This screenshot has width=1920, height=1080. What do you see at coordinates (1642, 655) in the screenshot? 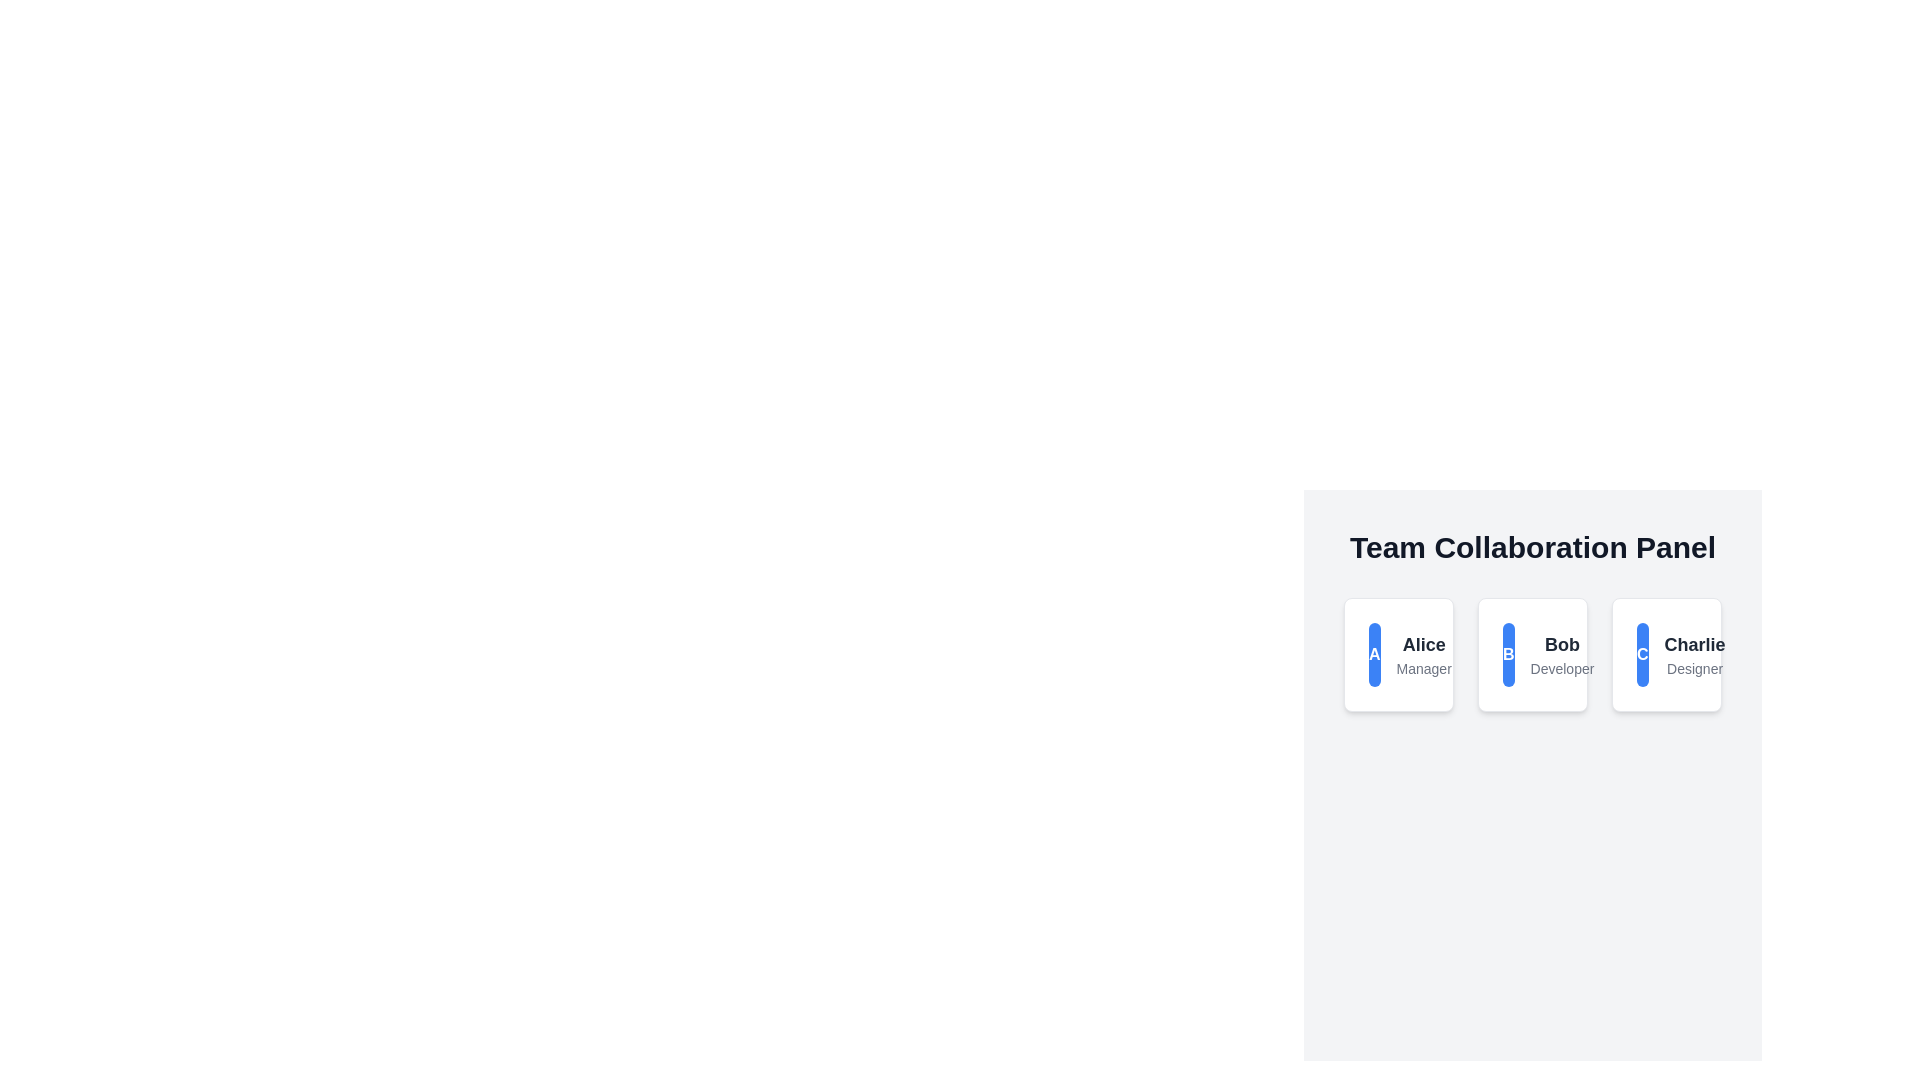
I see `the avatar representing user 'Charlie' in the Team Collaboration Panel` at bounding box center [1642, 655].